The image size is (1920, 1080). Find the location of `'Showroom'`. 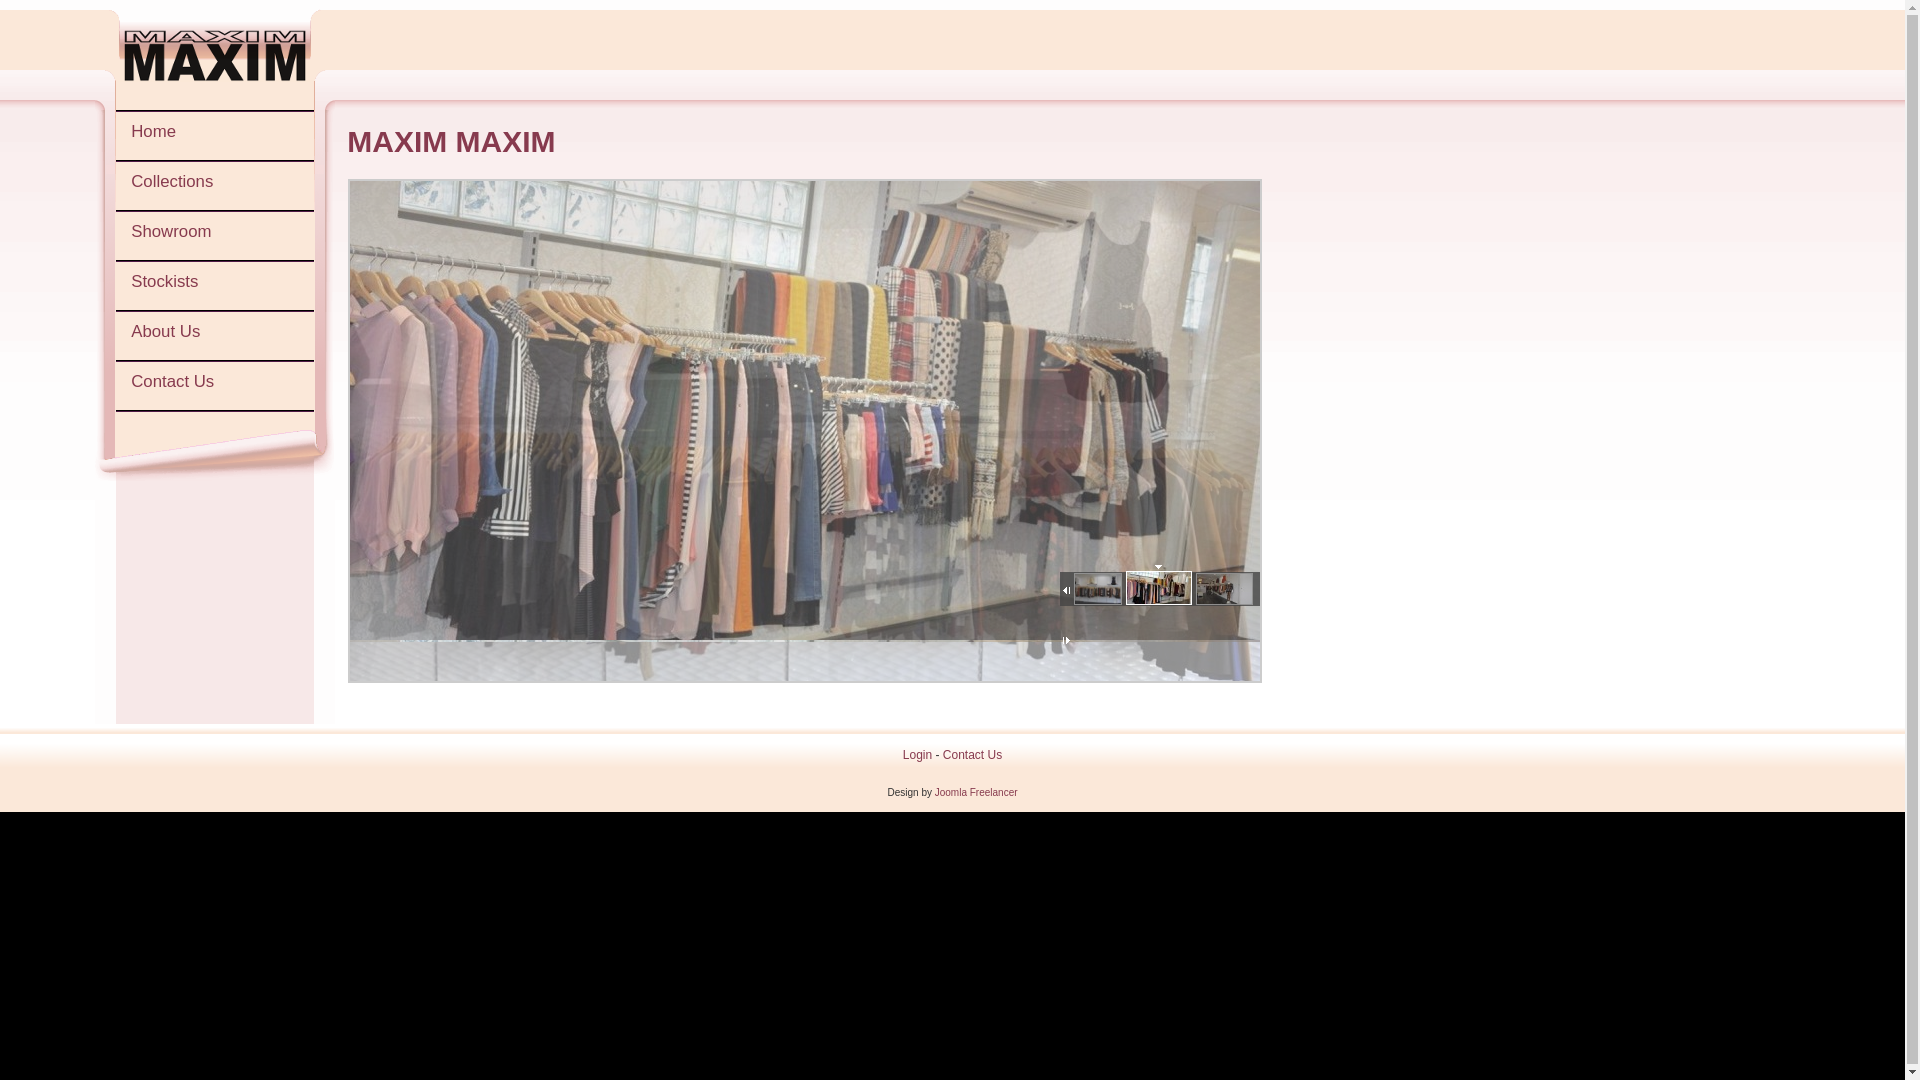

'Showroom' is located at coordinates (114, 235).